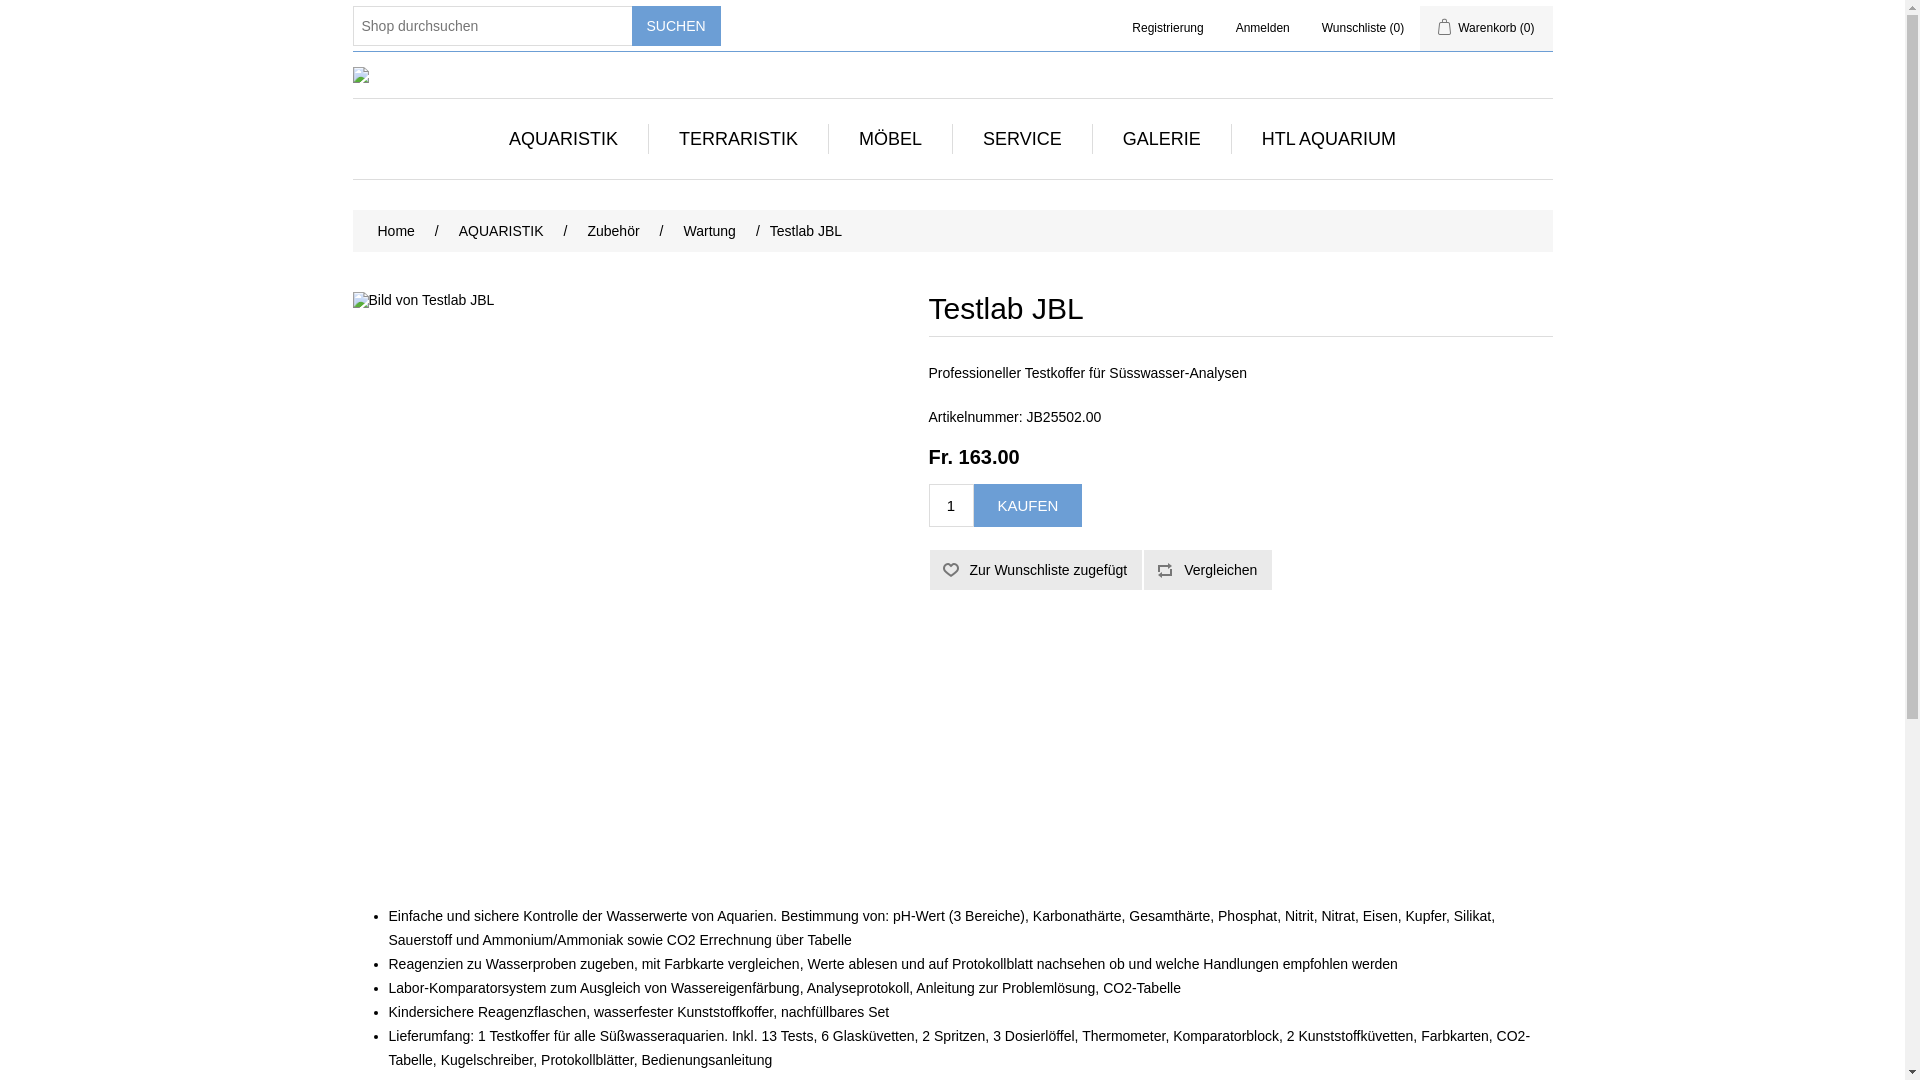 The width and height of the screenshot is (1920, 1080). Describe the element at coordinates (1207, 570) in the screenshot. I see `'Vergleichen'` at that location.